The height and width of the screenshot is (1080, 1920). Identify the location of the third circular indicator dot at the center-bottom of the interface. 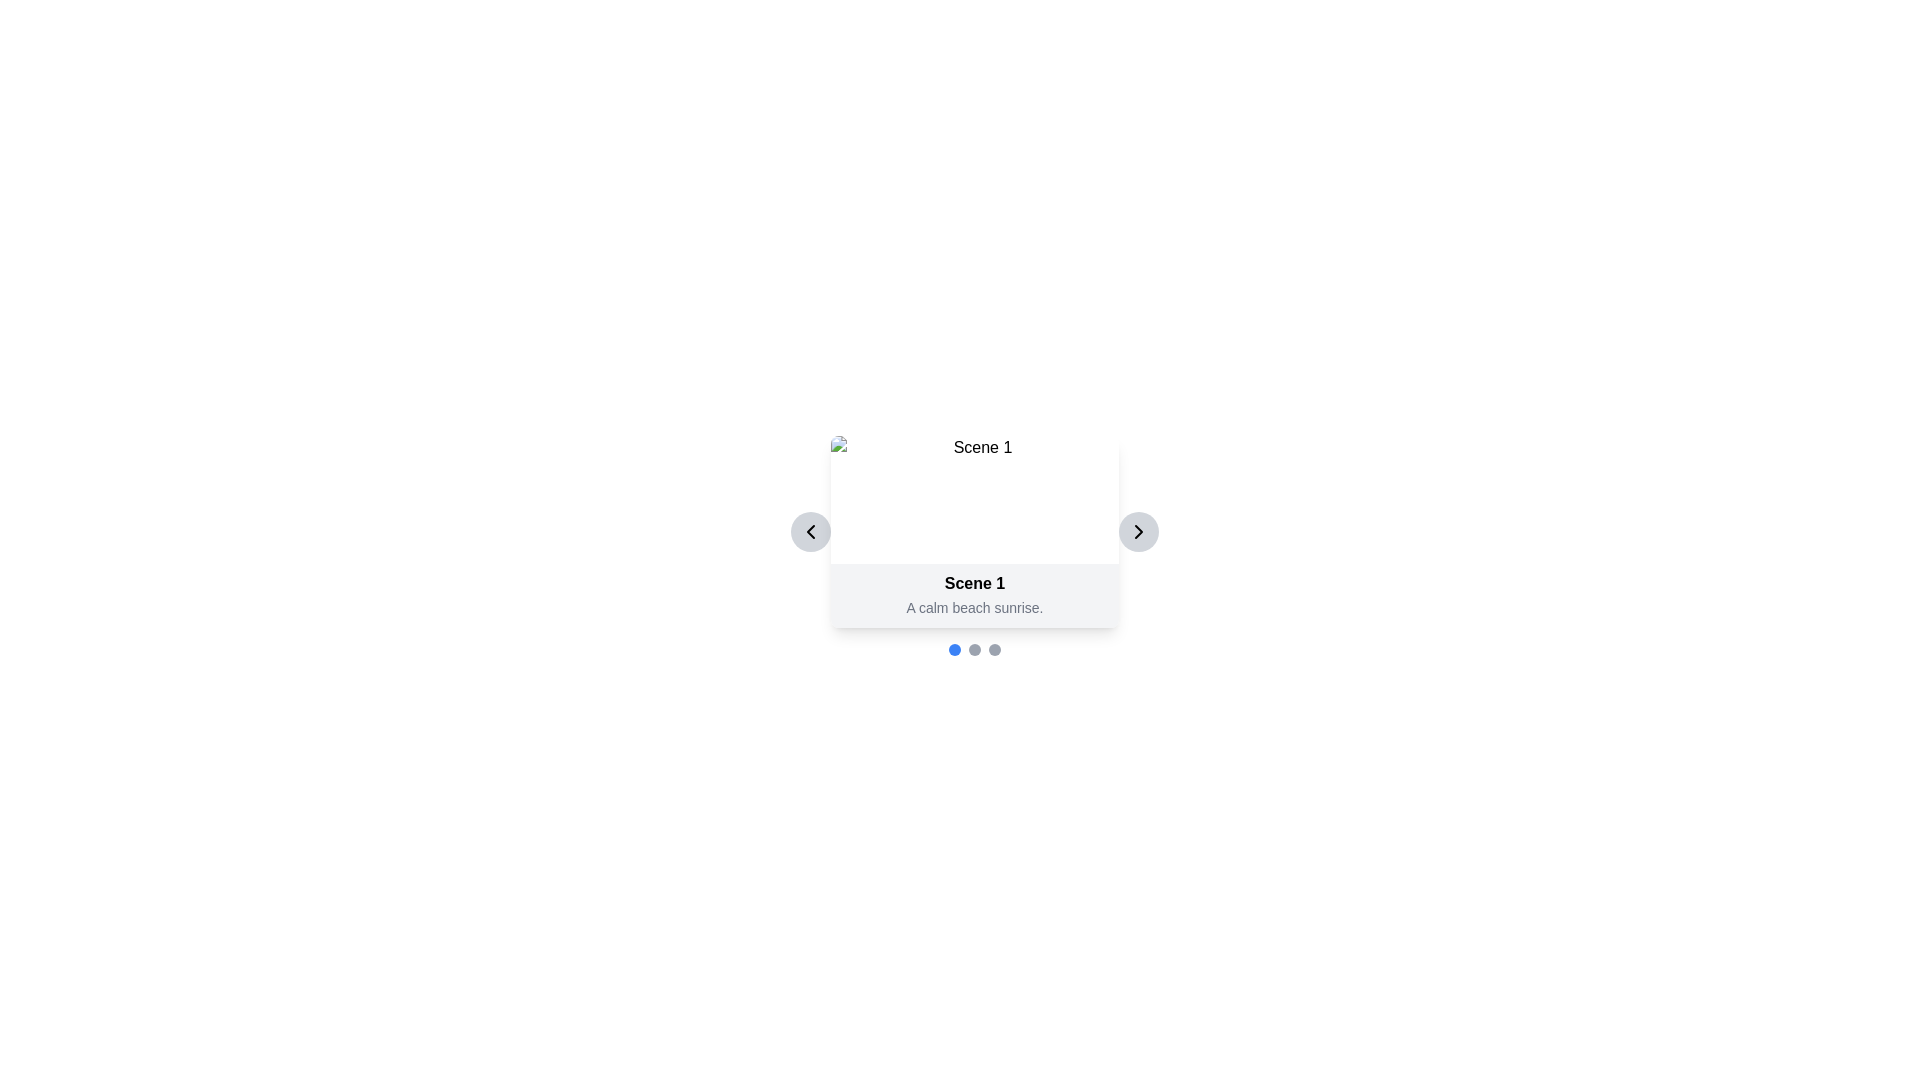
(994, 650).